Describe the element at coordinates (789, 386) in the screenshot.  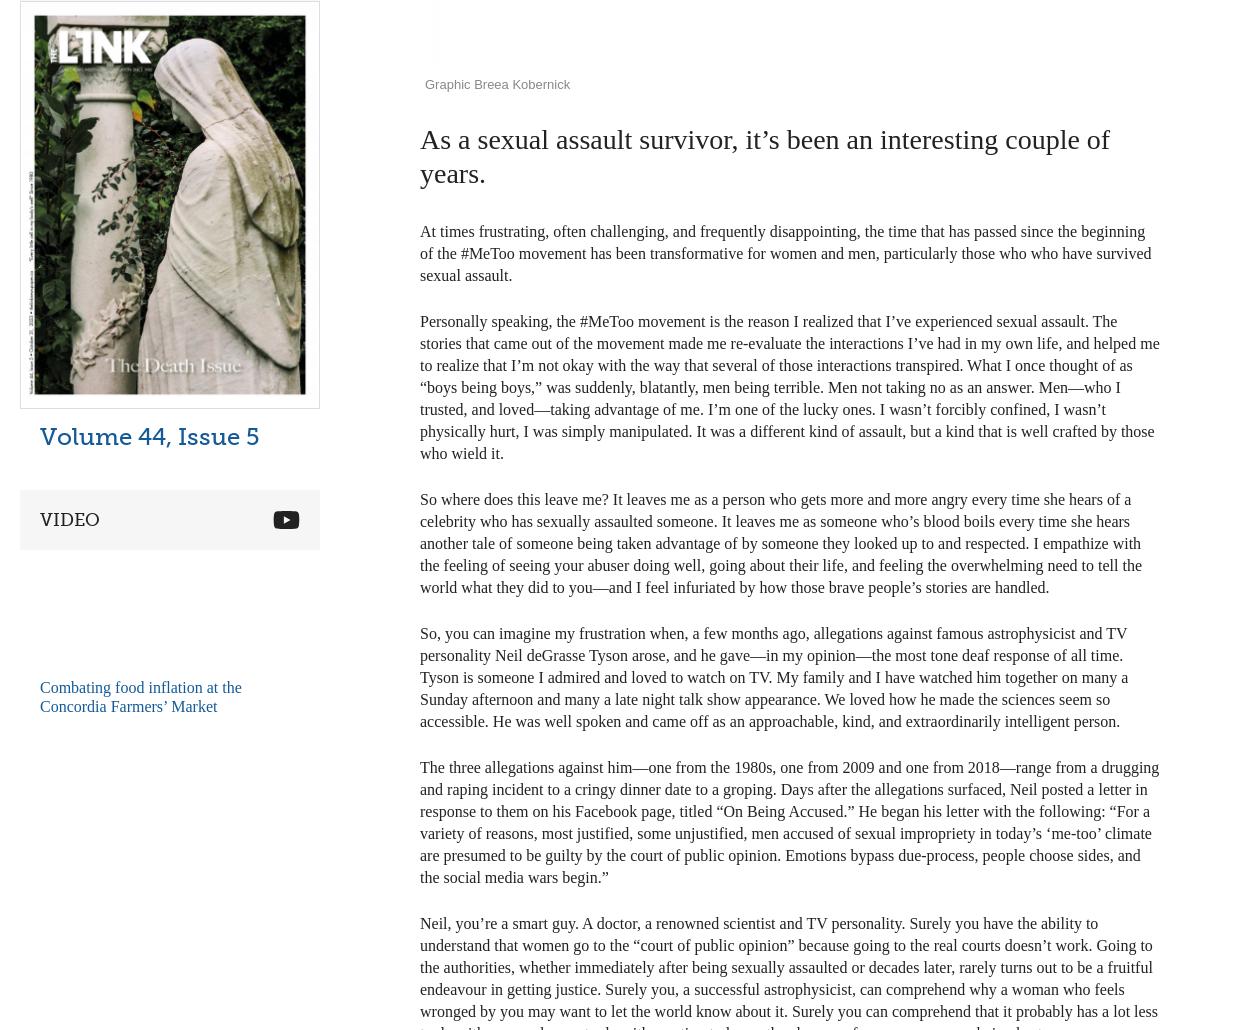
I see `'Personally speaking, the #MeToo movement is the reason I realized that I’ve experienced sexual assault. The stories that came out of the movement made me re-evaluate the interactions I’ve had in my own life, and helped me to realize that I’m not okay with the way that several of those interactions transpired.  What I once thought of as “boys being boys,” was suddenly, blatantly, men being terrible.  Men not taking no as an answer.  Men—who I trusted, and loved—taking advantage of me. I’m one of the lucky ones. I wasn’t forcibly confined, I wasn’t physically hurt, I was simply manipulated.  It was a different kind of assault, but a kind that is well crafted by those who wield it.'` at that location.